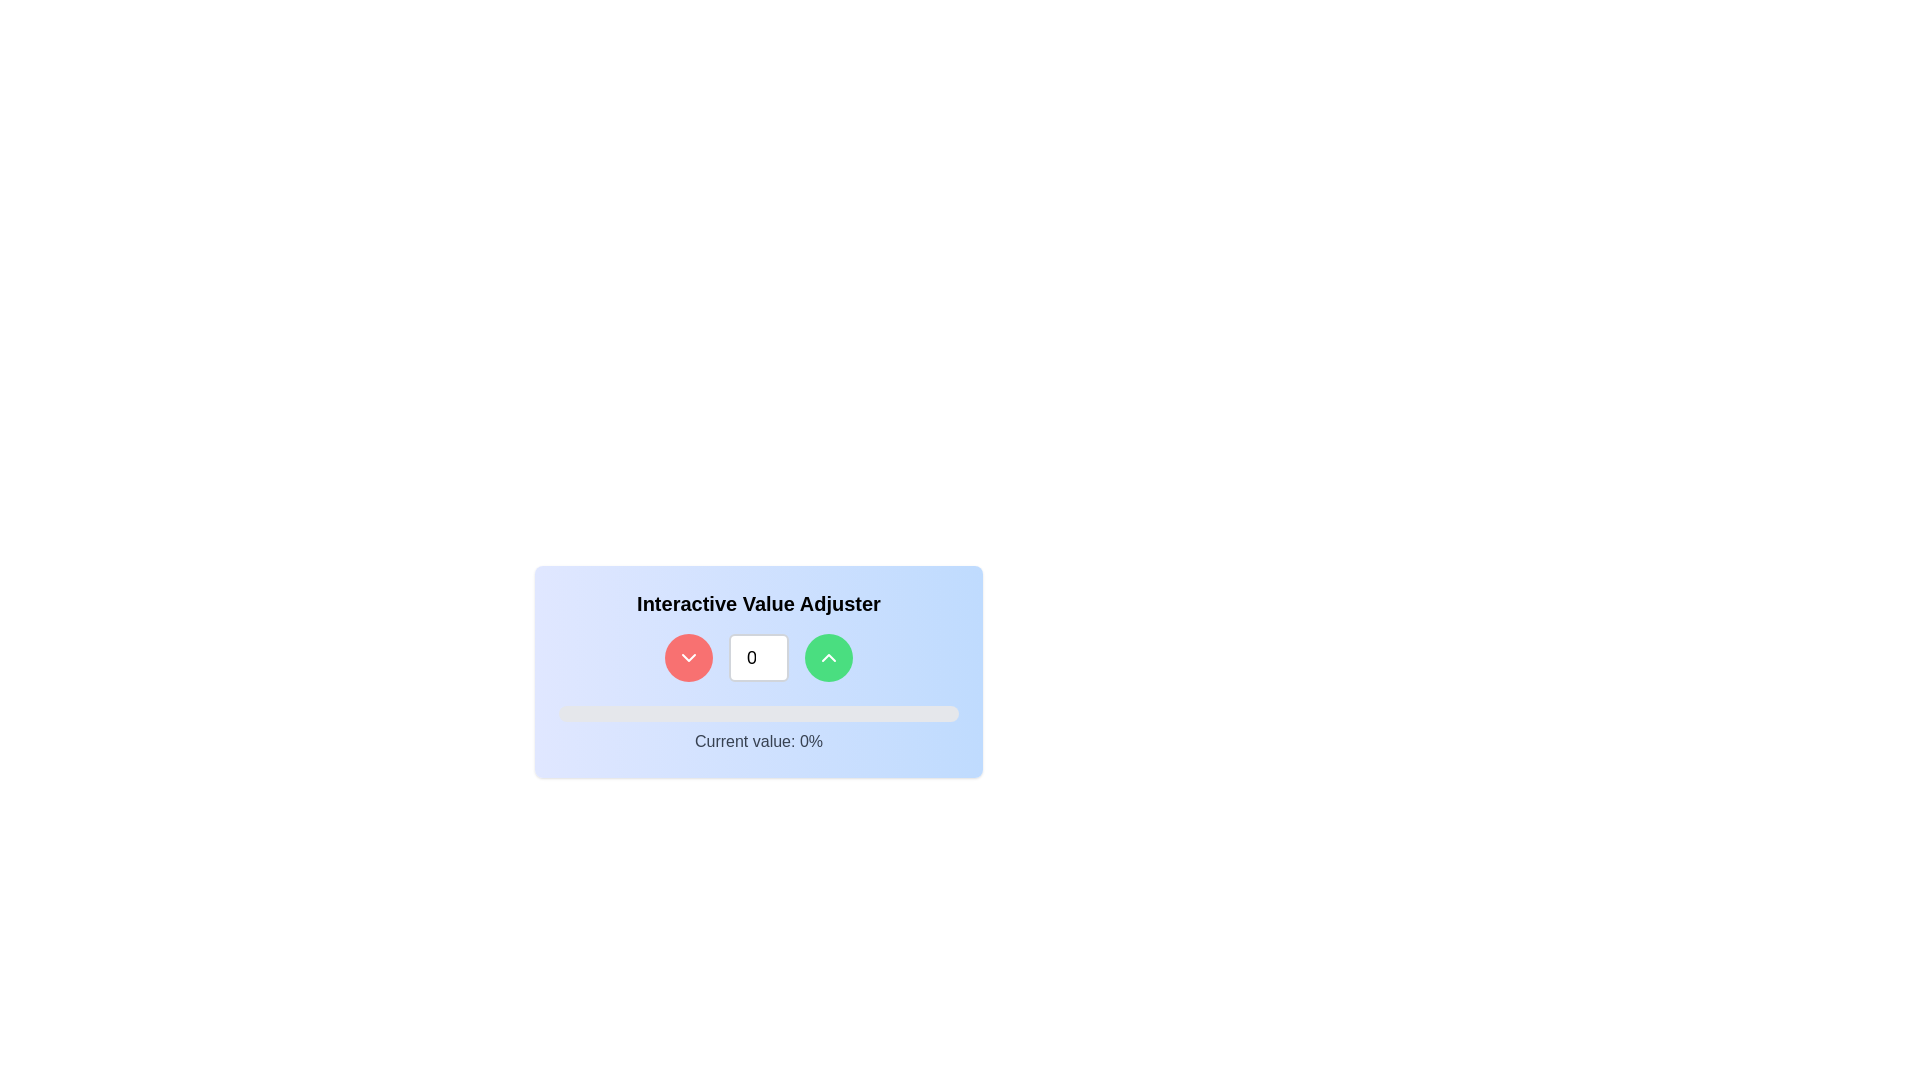 This screenshot has width=1920, height=1080. What do you see at coordinates (757, 712) in the screenshot?
I see `the progress bar located at the bottom of the 'Interactive Value Adjuster' card, which has a gray background and a blue segment currently at 0% width` at bounding box center [757, 712].